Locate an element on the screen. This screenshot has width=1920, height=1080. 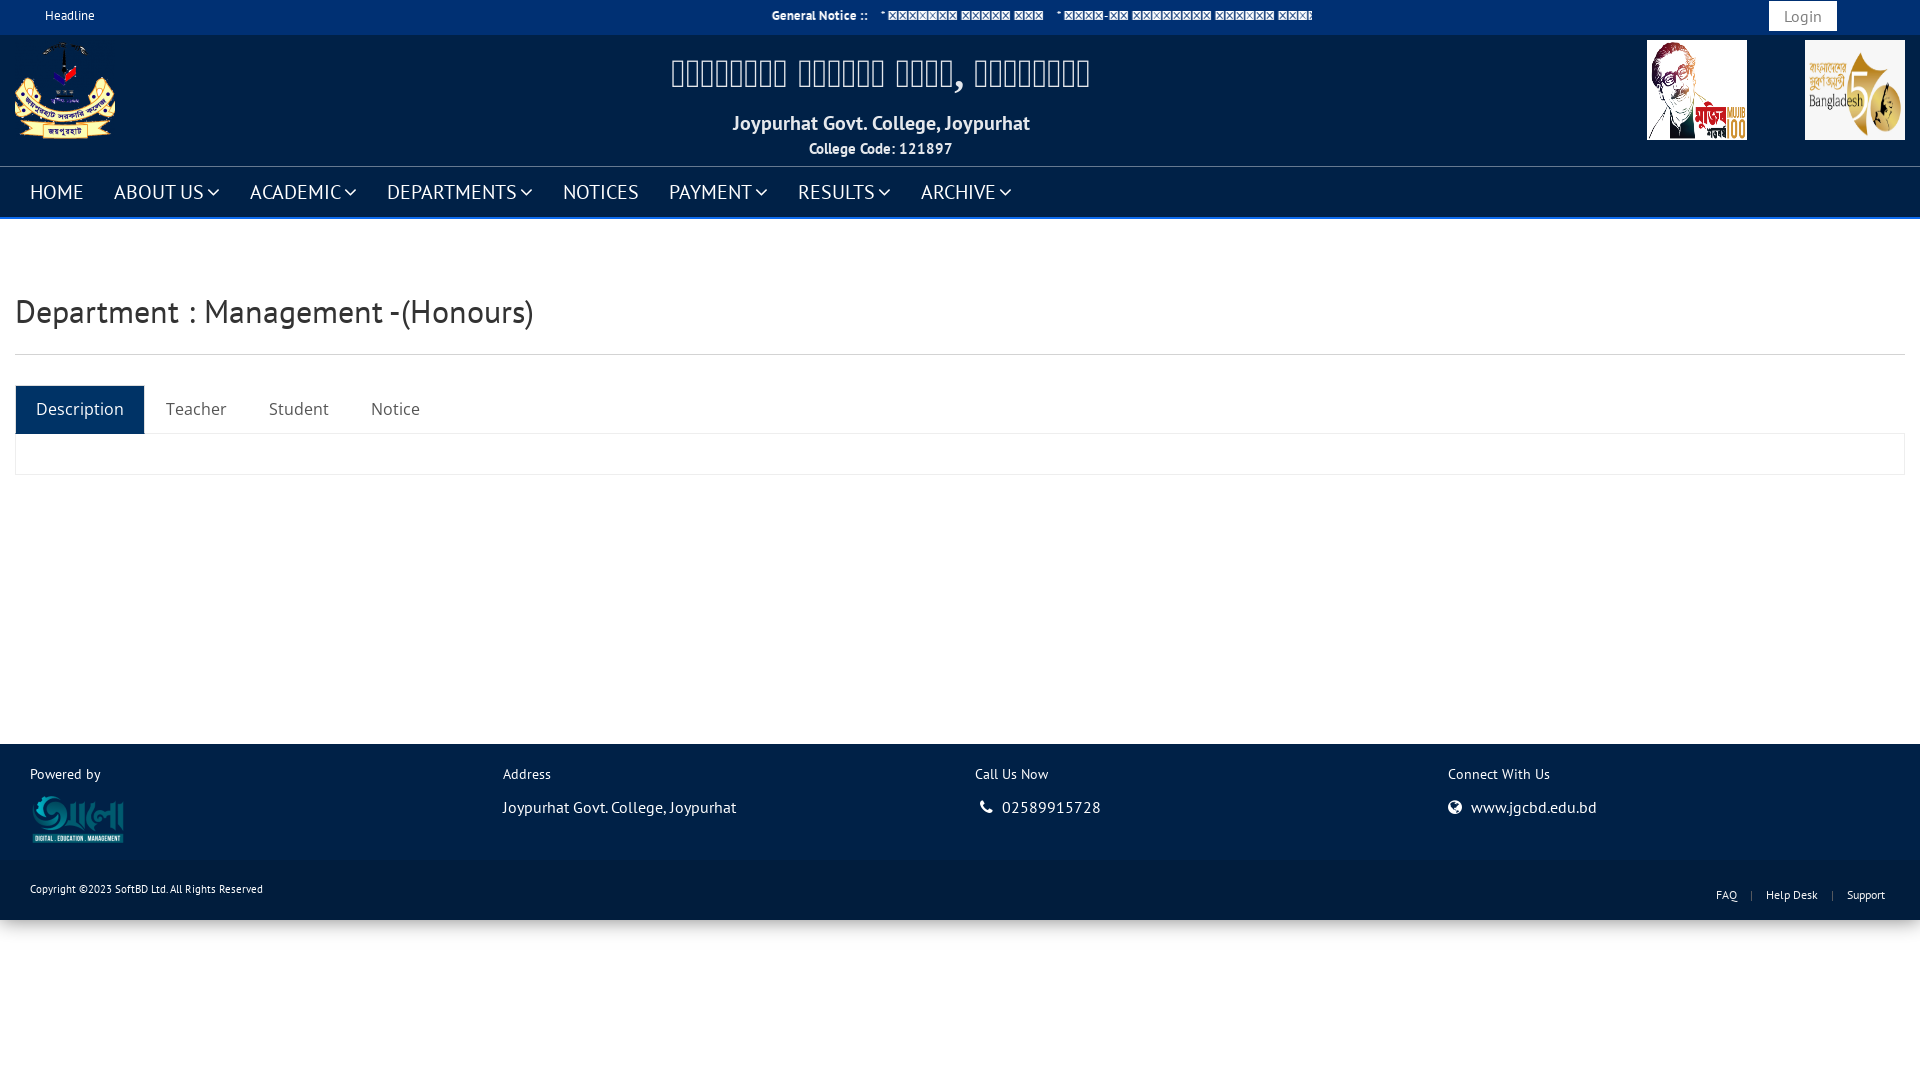
'ARCHIVE' is located at coordinates (966, 191).